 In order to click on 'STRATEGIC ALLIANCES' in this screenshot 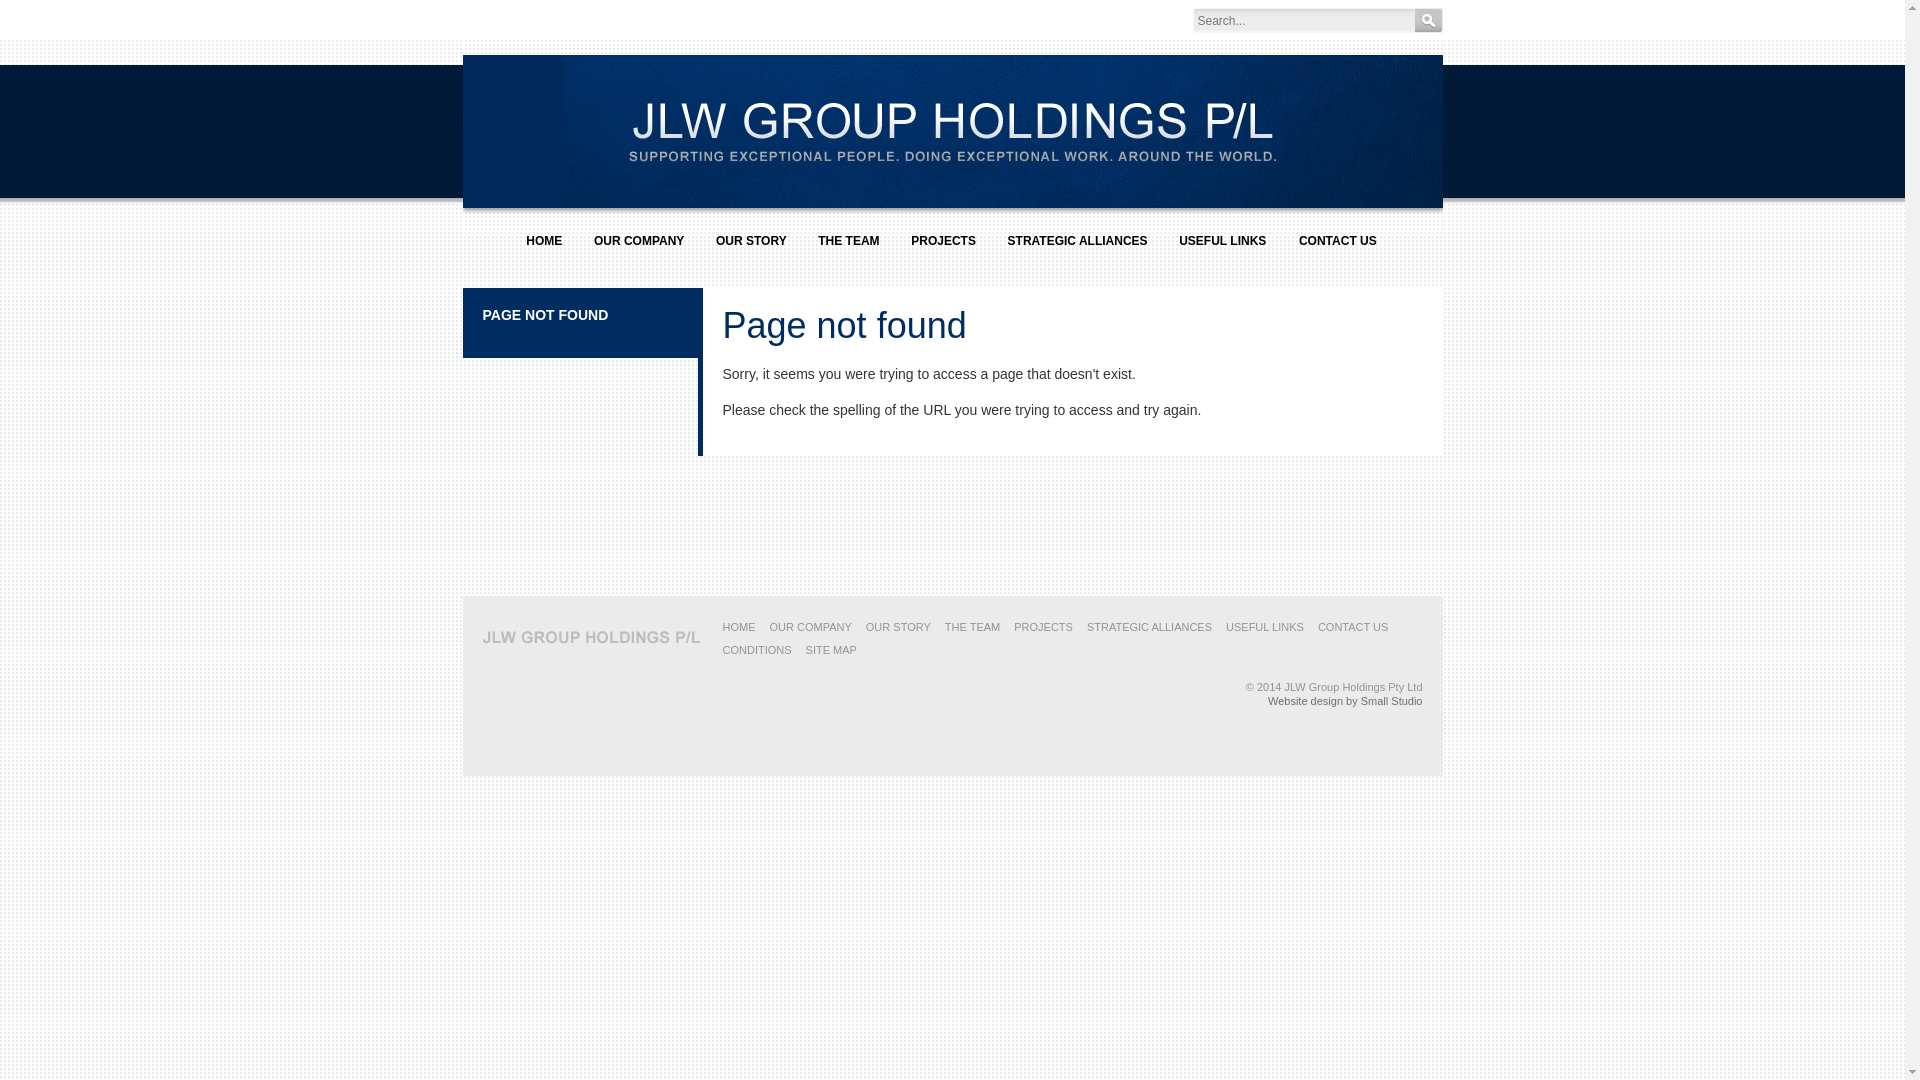, I will do `click(1077, 248)`.